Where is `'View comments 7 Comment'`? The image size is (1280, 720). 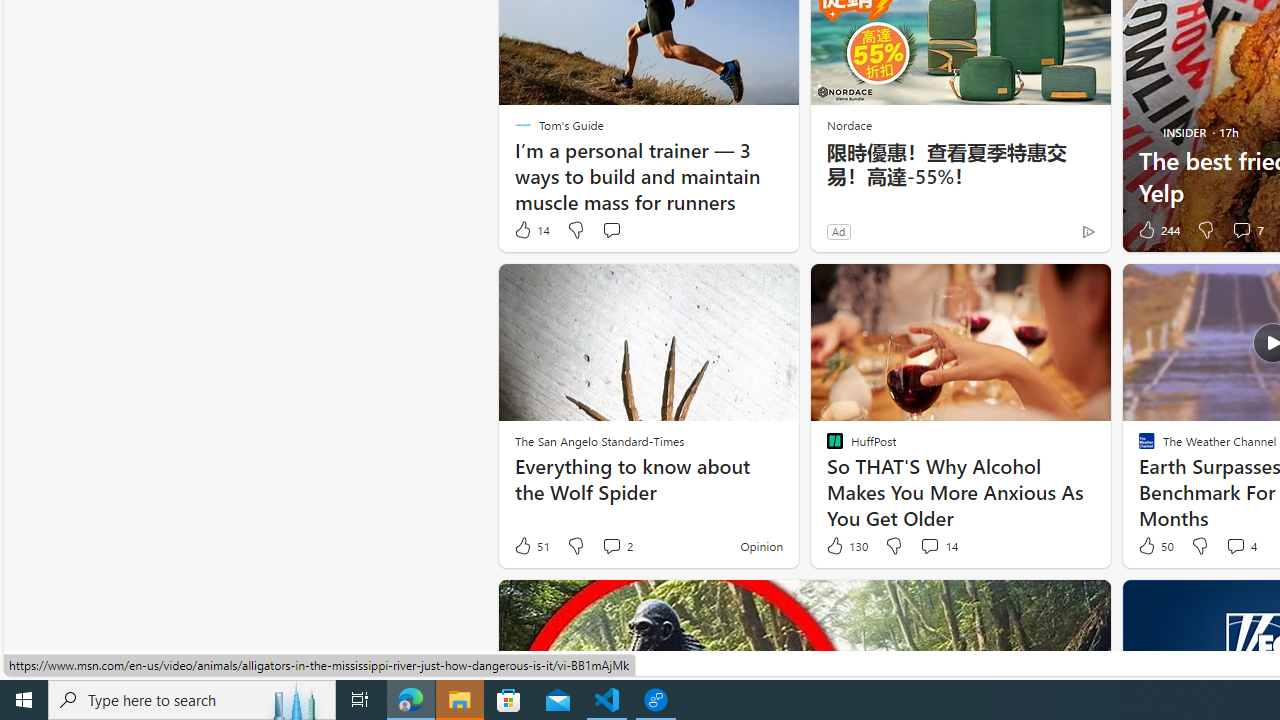 'View comments 7 Comment' is located at coordinates (1246, 229).